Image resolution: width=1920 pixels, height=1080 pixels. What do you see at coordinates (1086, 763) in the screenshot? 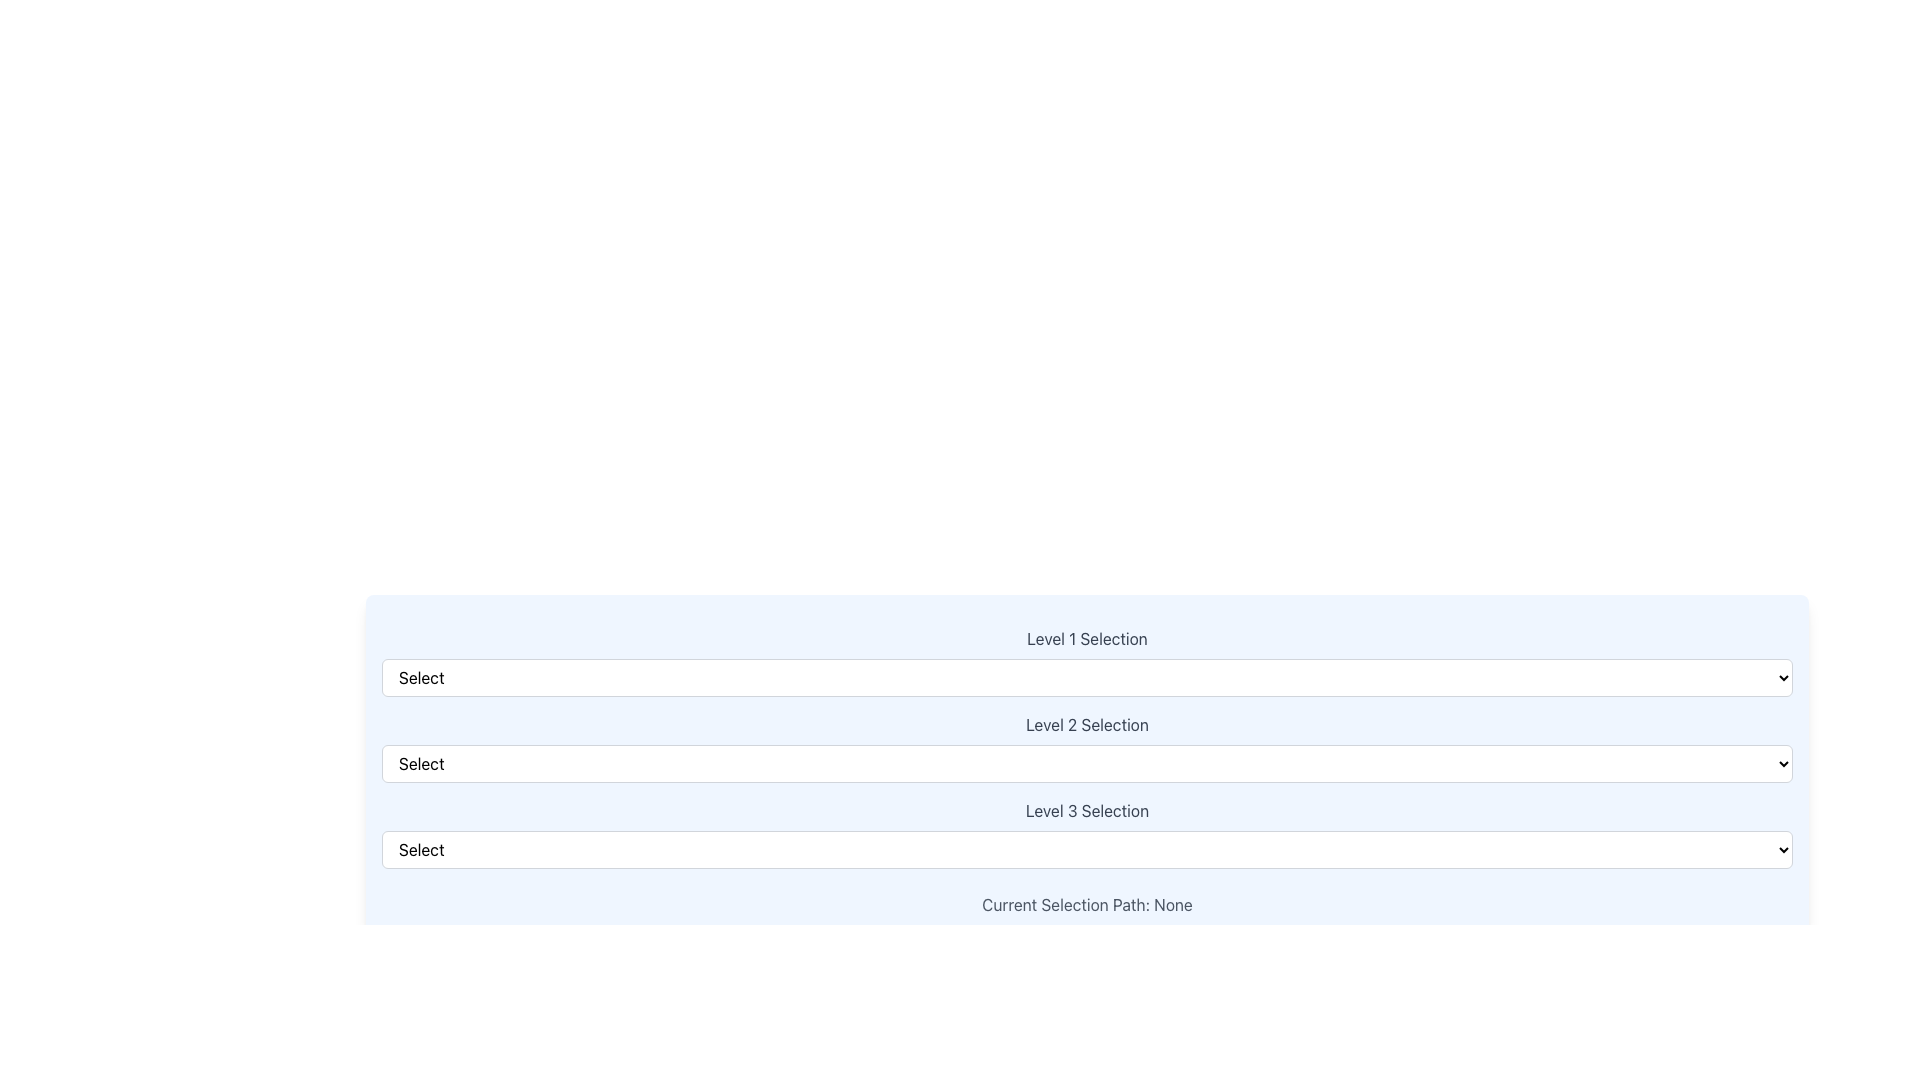
I see `the Dropdown menu for 'Level 2 Selection' to focus on it` at bounding box center [1086, 763].